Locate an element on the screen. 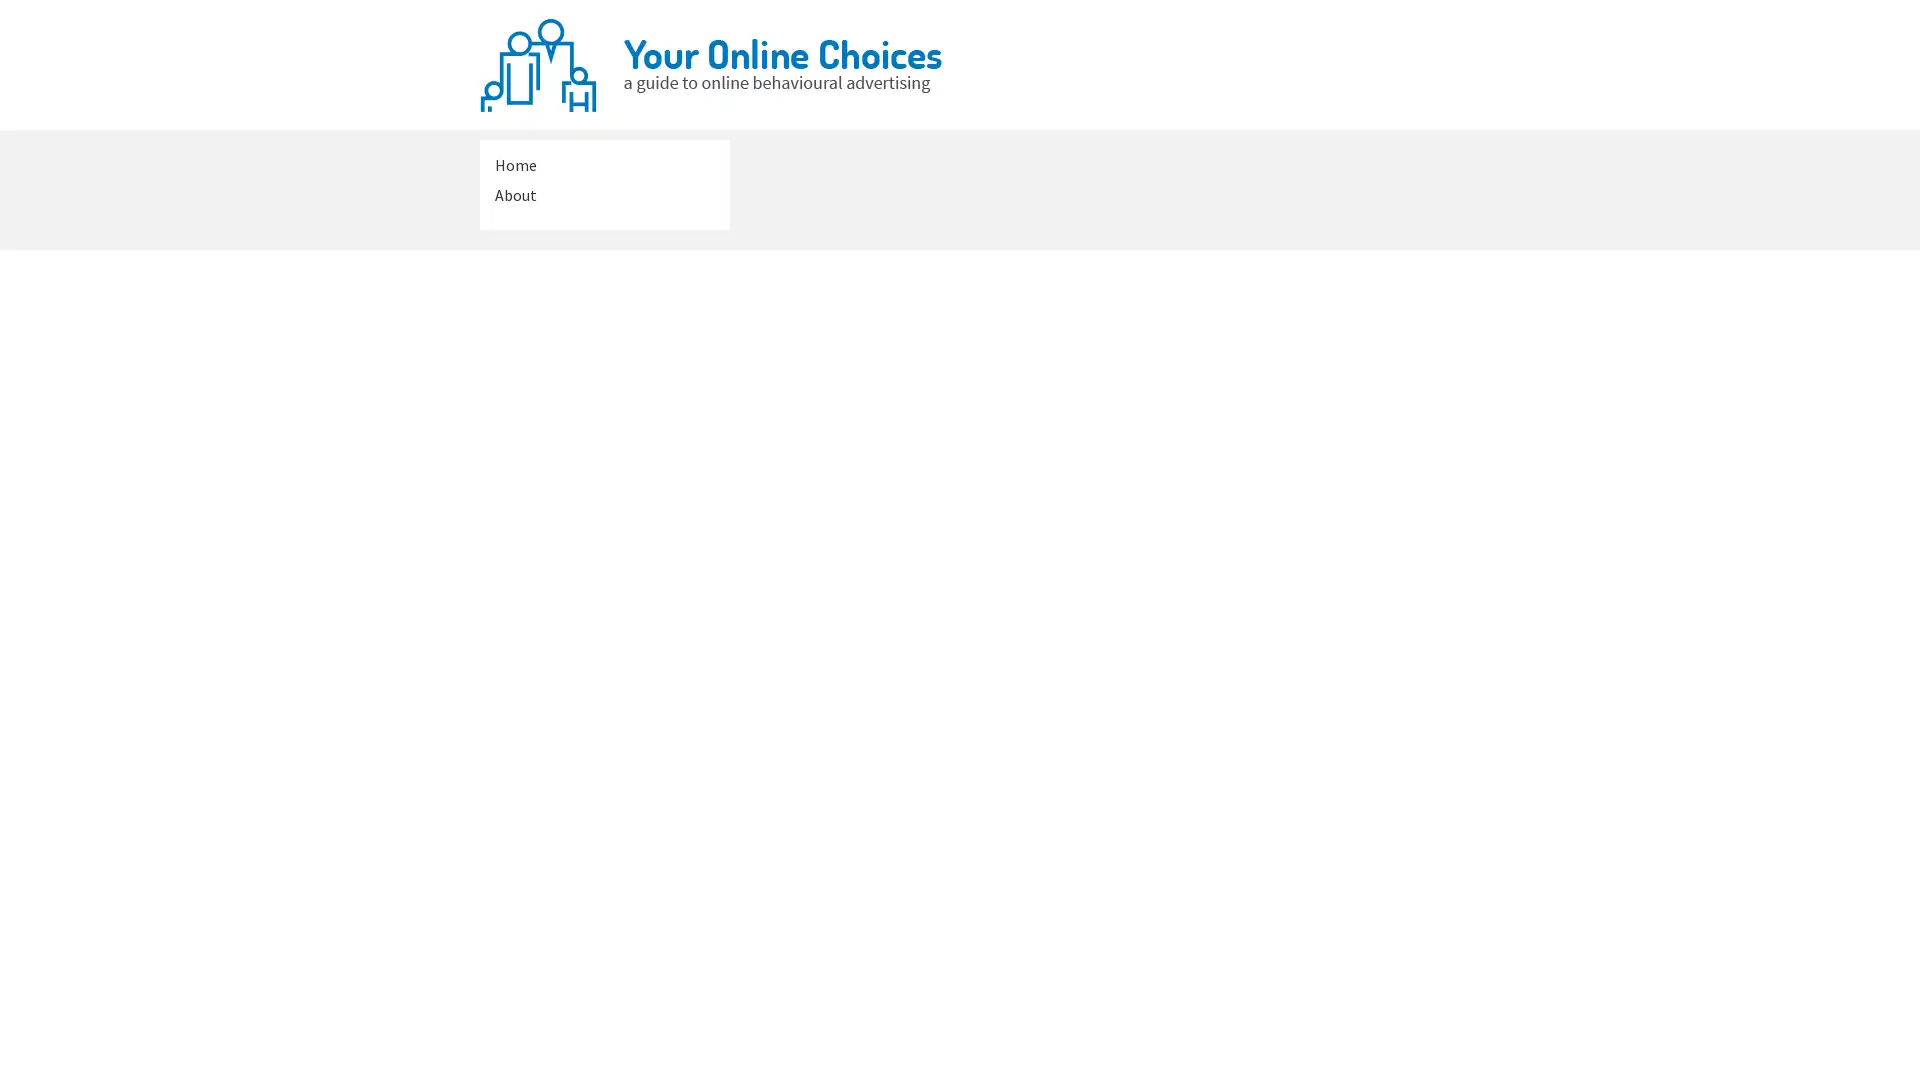 The image size is (1920, 1080). show more media controls is located at coordinates (1358, 547).